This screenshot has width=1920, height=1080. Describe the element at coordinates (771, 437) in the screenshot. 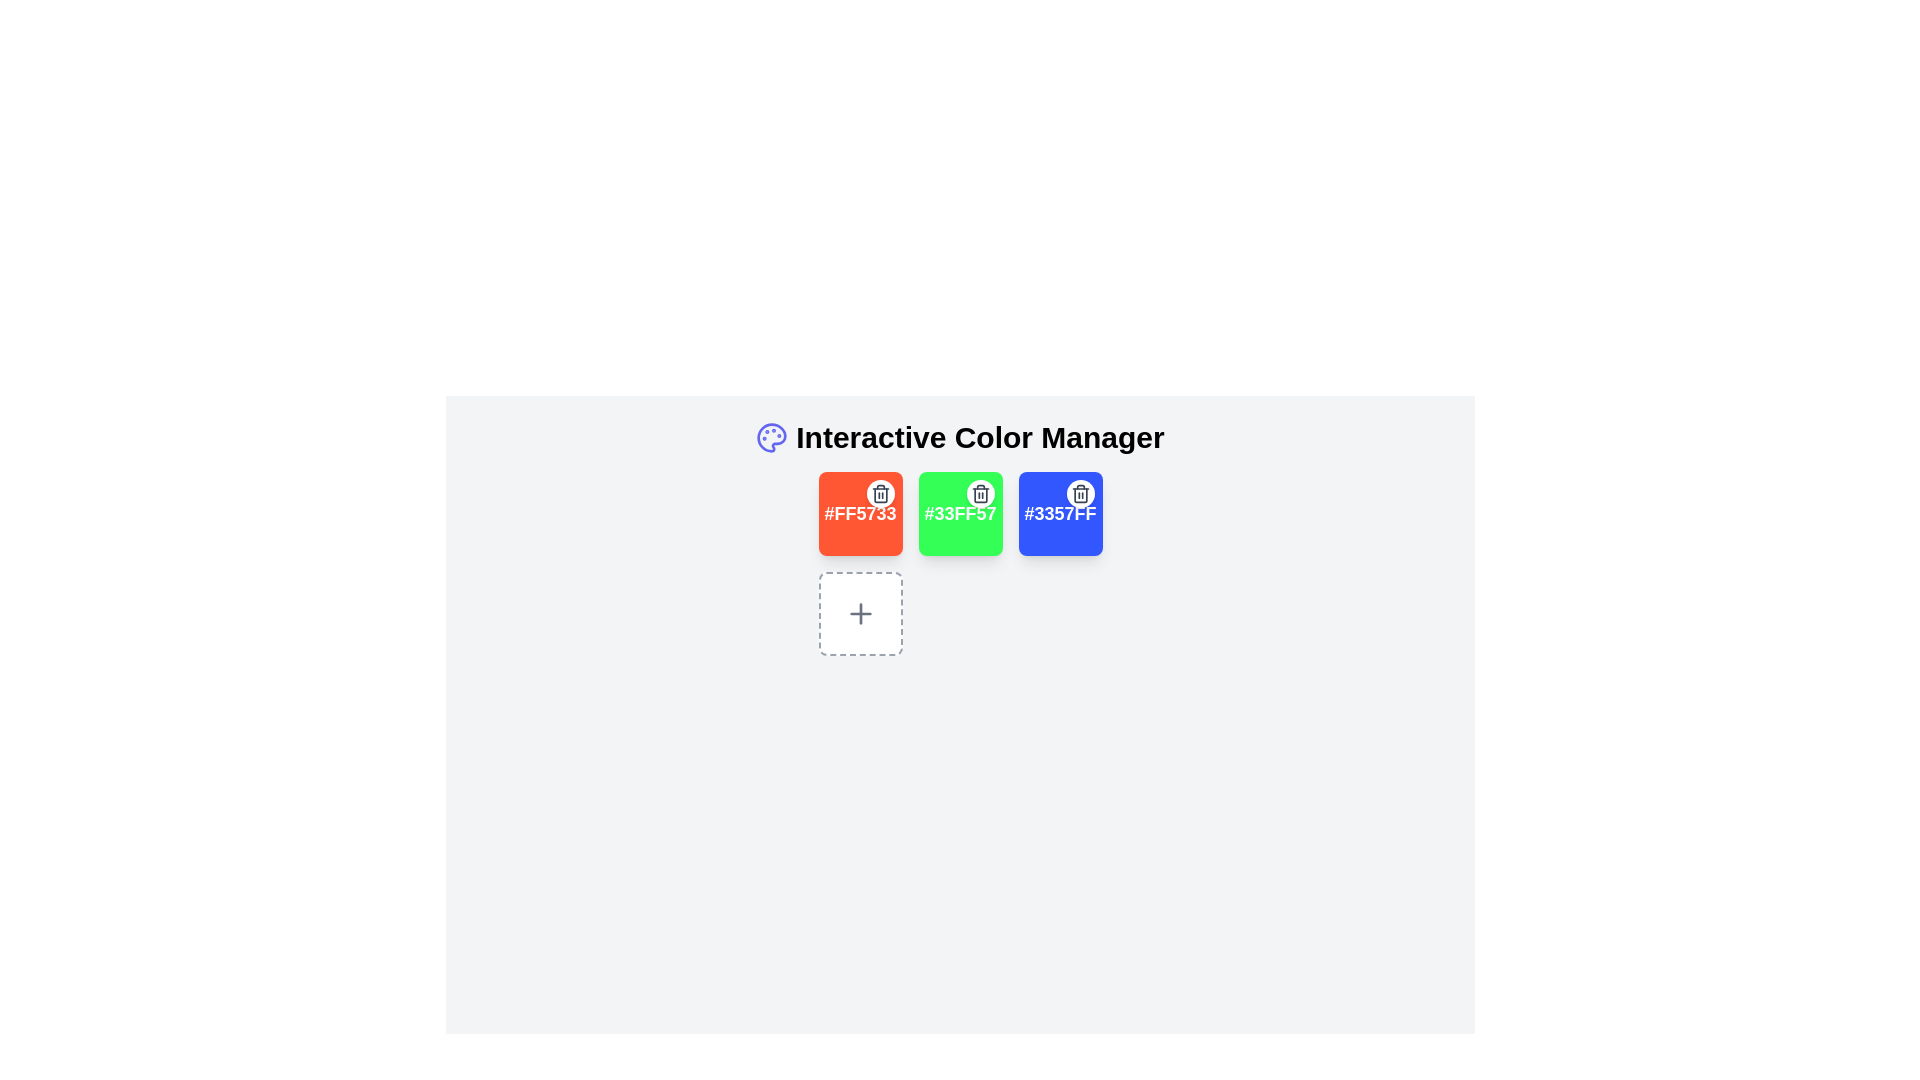

I see `the color palette icon located in the header, directly to the left of the 'Interactive Color Manager' text` at that location.